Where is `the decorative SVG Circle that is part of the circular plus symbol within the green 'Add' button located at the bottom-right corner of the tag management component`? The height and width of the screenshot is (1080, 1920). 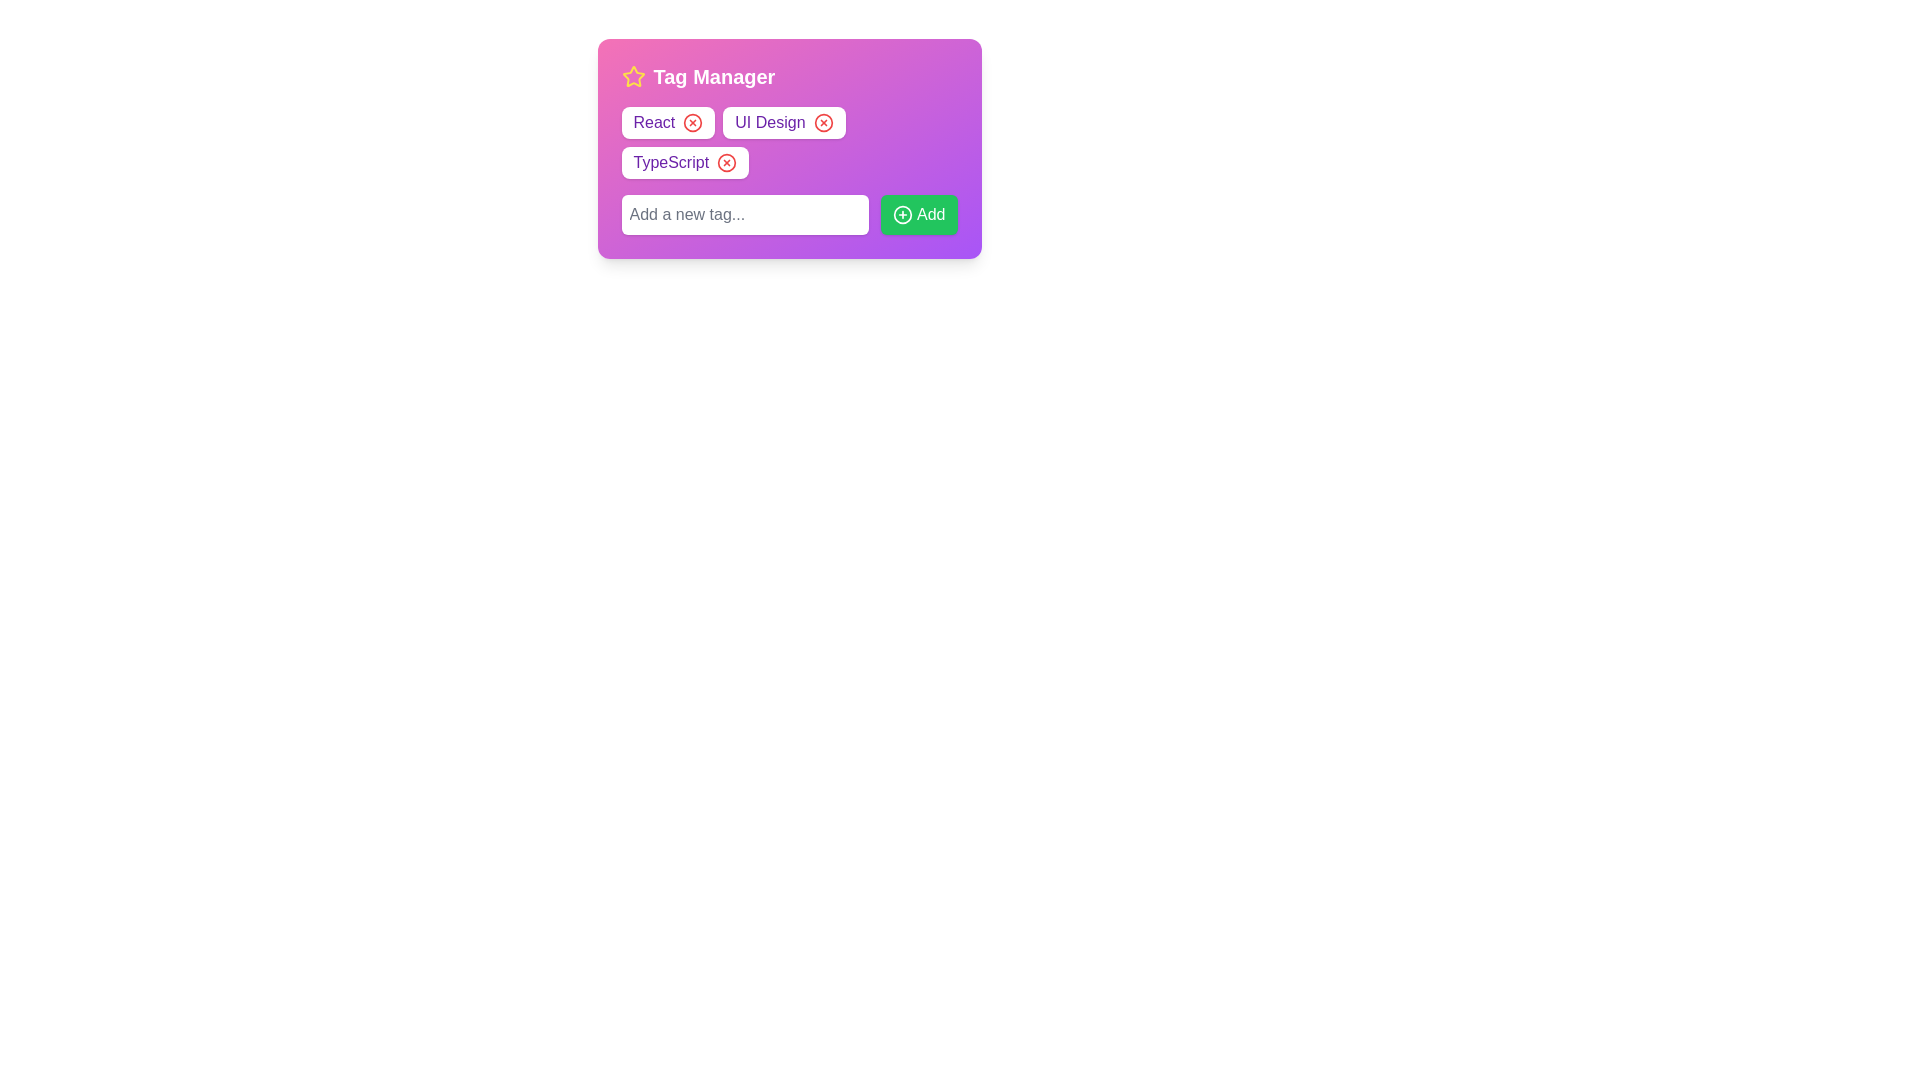 the decorative SVG Circle that is part of the circular plus symbol within the green 'Add' button located at the bottom-right corner of the tag management component is located at coordinates (901, 215).